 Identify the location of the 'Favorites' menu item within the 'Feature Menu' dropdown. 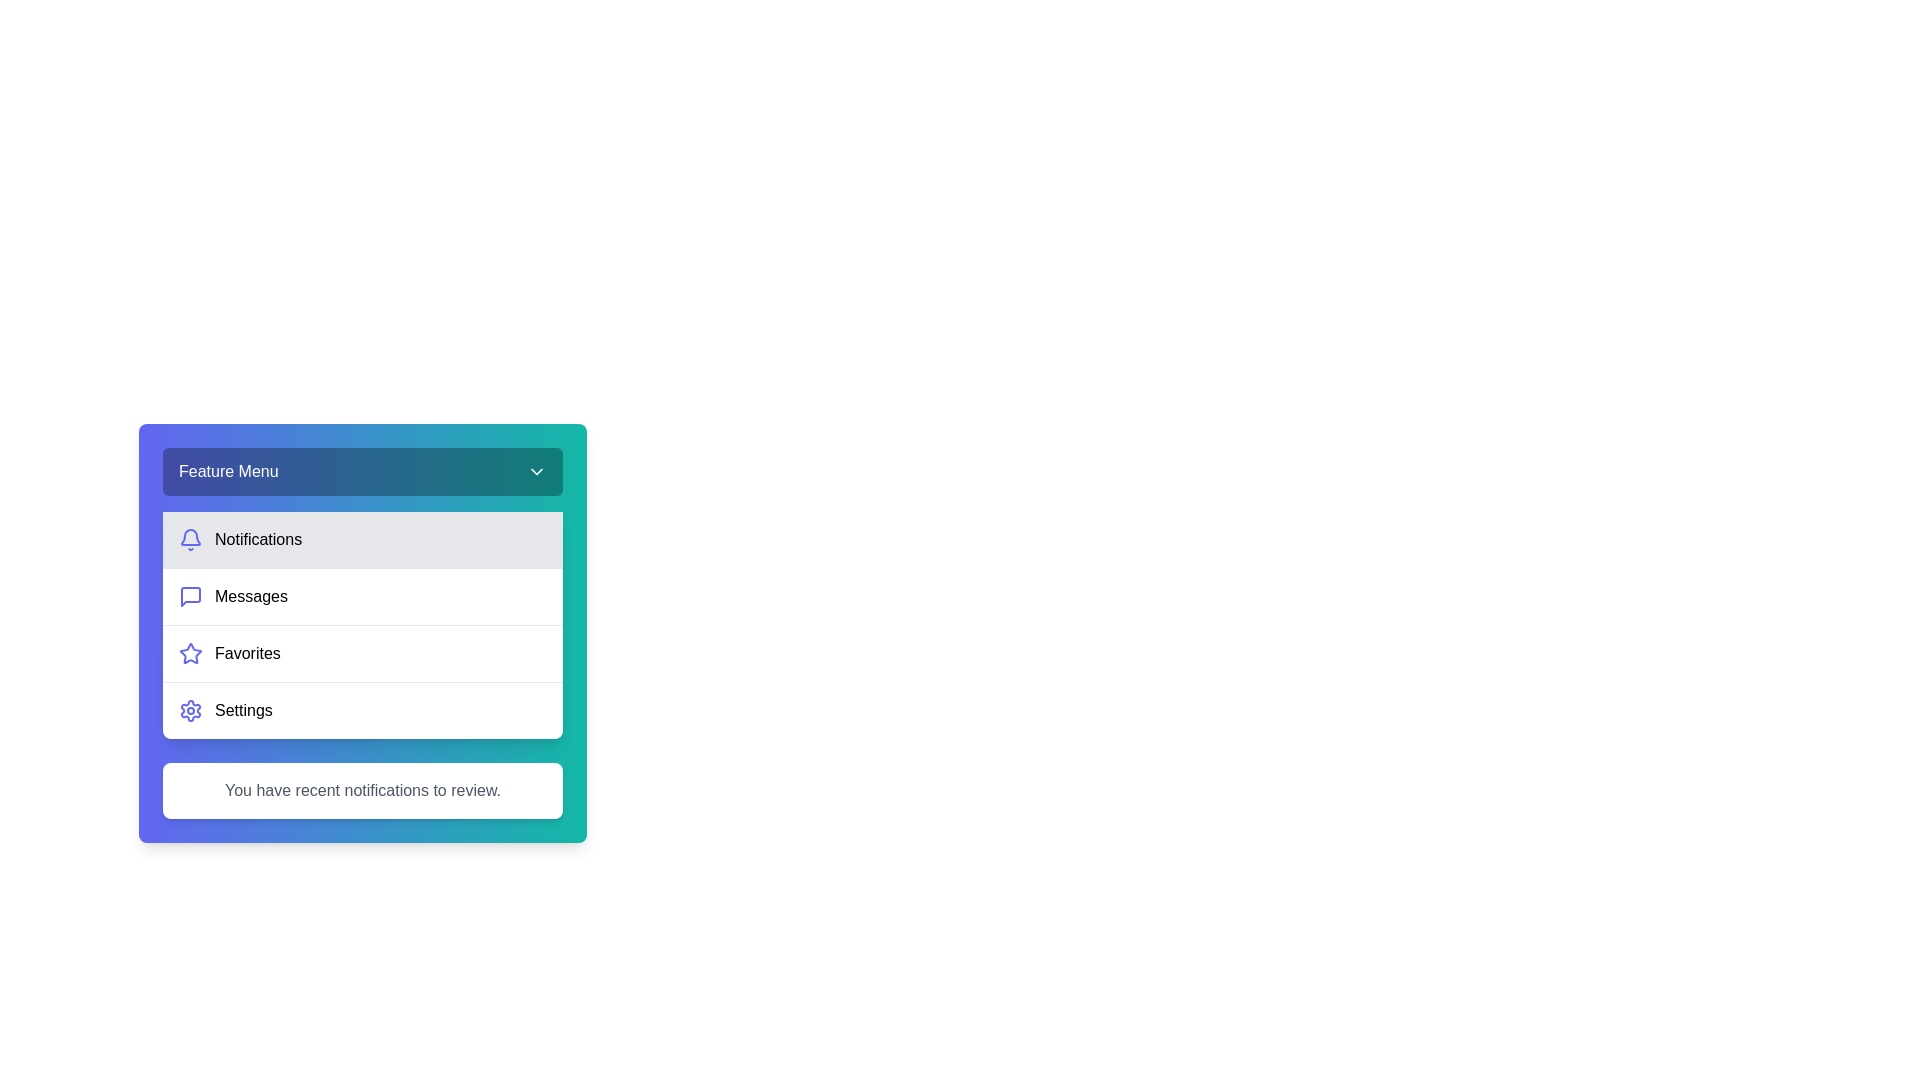
(363, 632).